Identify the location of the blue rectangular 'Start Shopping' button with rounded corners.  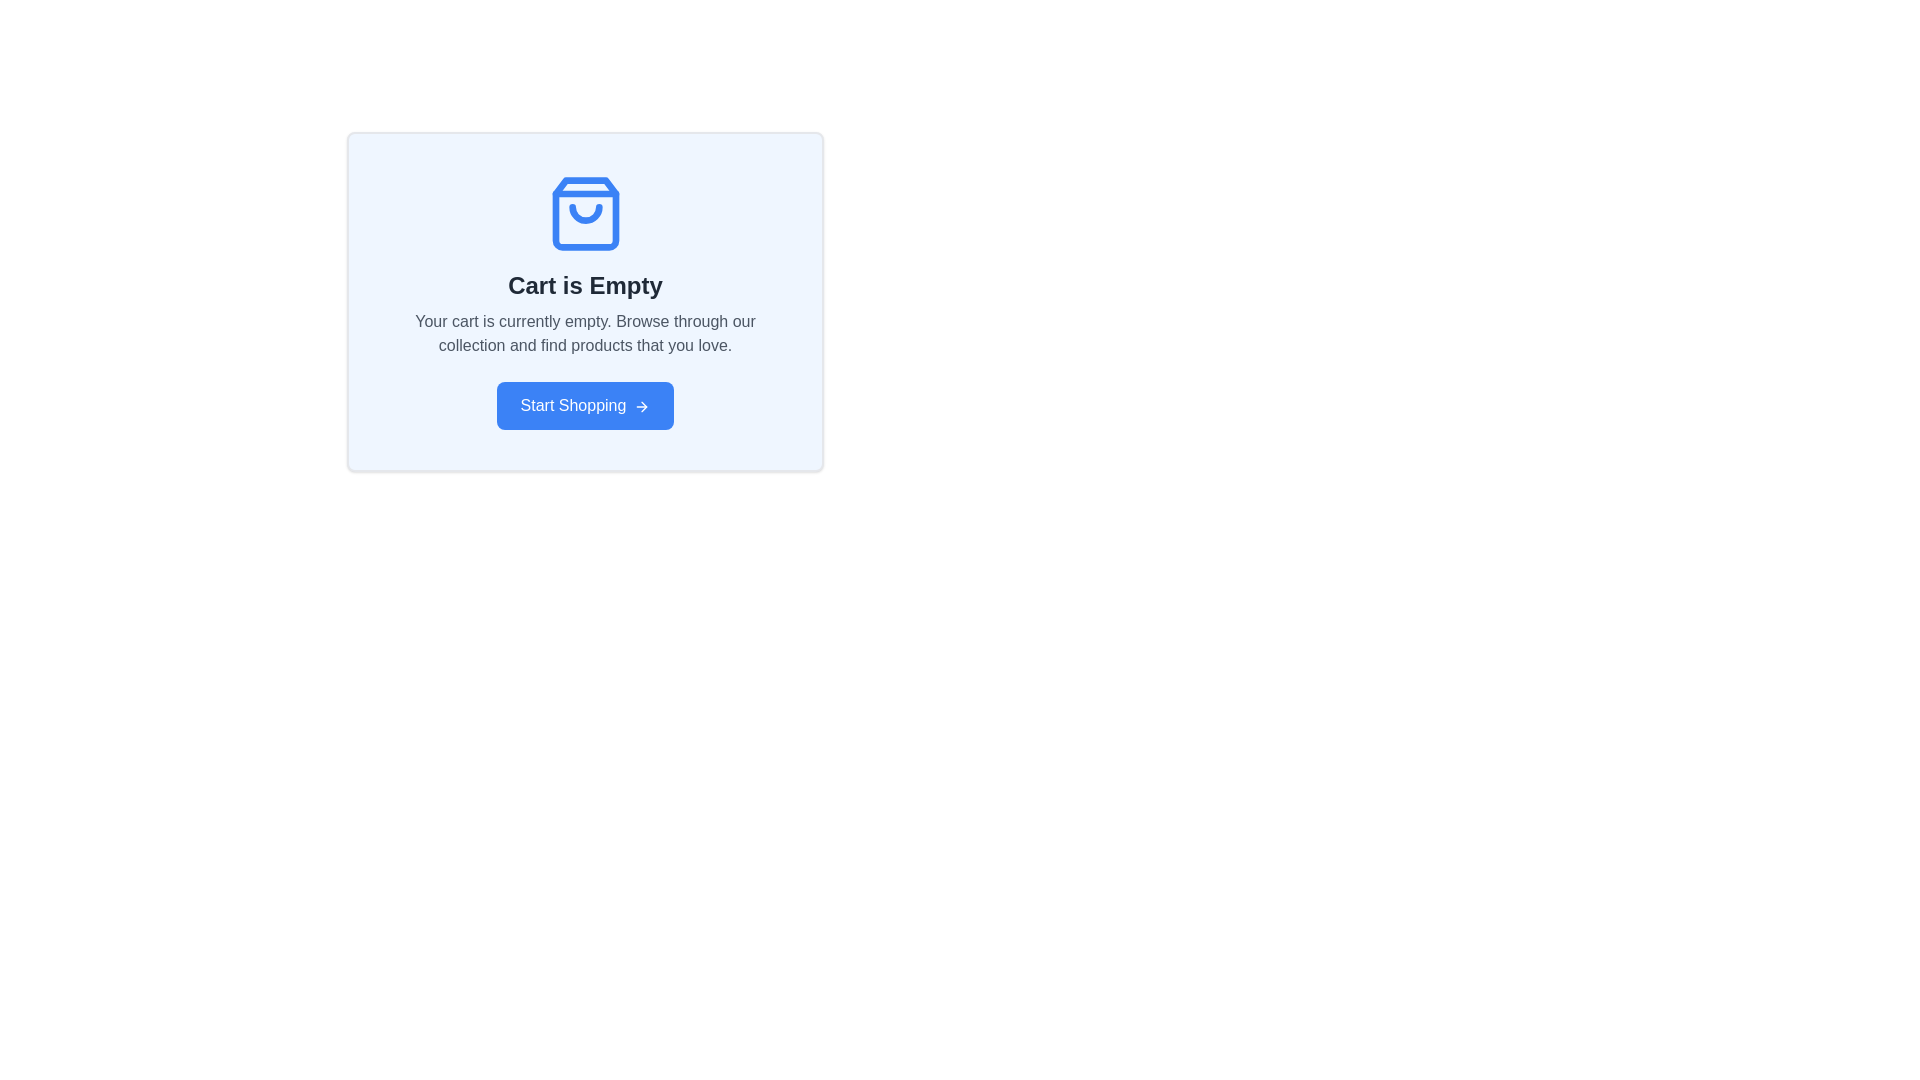
(584, 405).